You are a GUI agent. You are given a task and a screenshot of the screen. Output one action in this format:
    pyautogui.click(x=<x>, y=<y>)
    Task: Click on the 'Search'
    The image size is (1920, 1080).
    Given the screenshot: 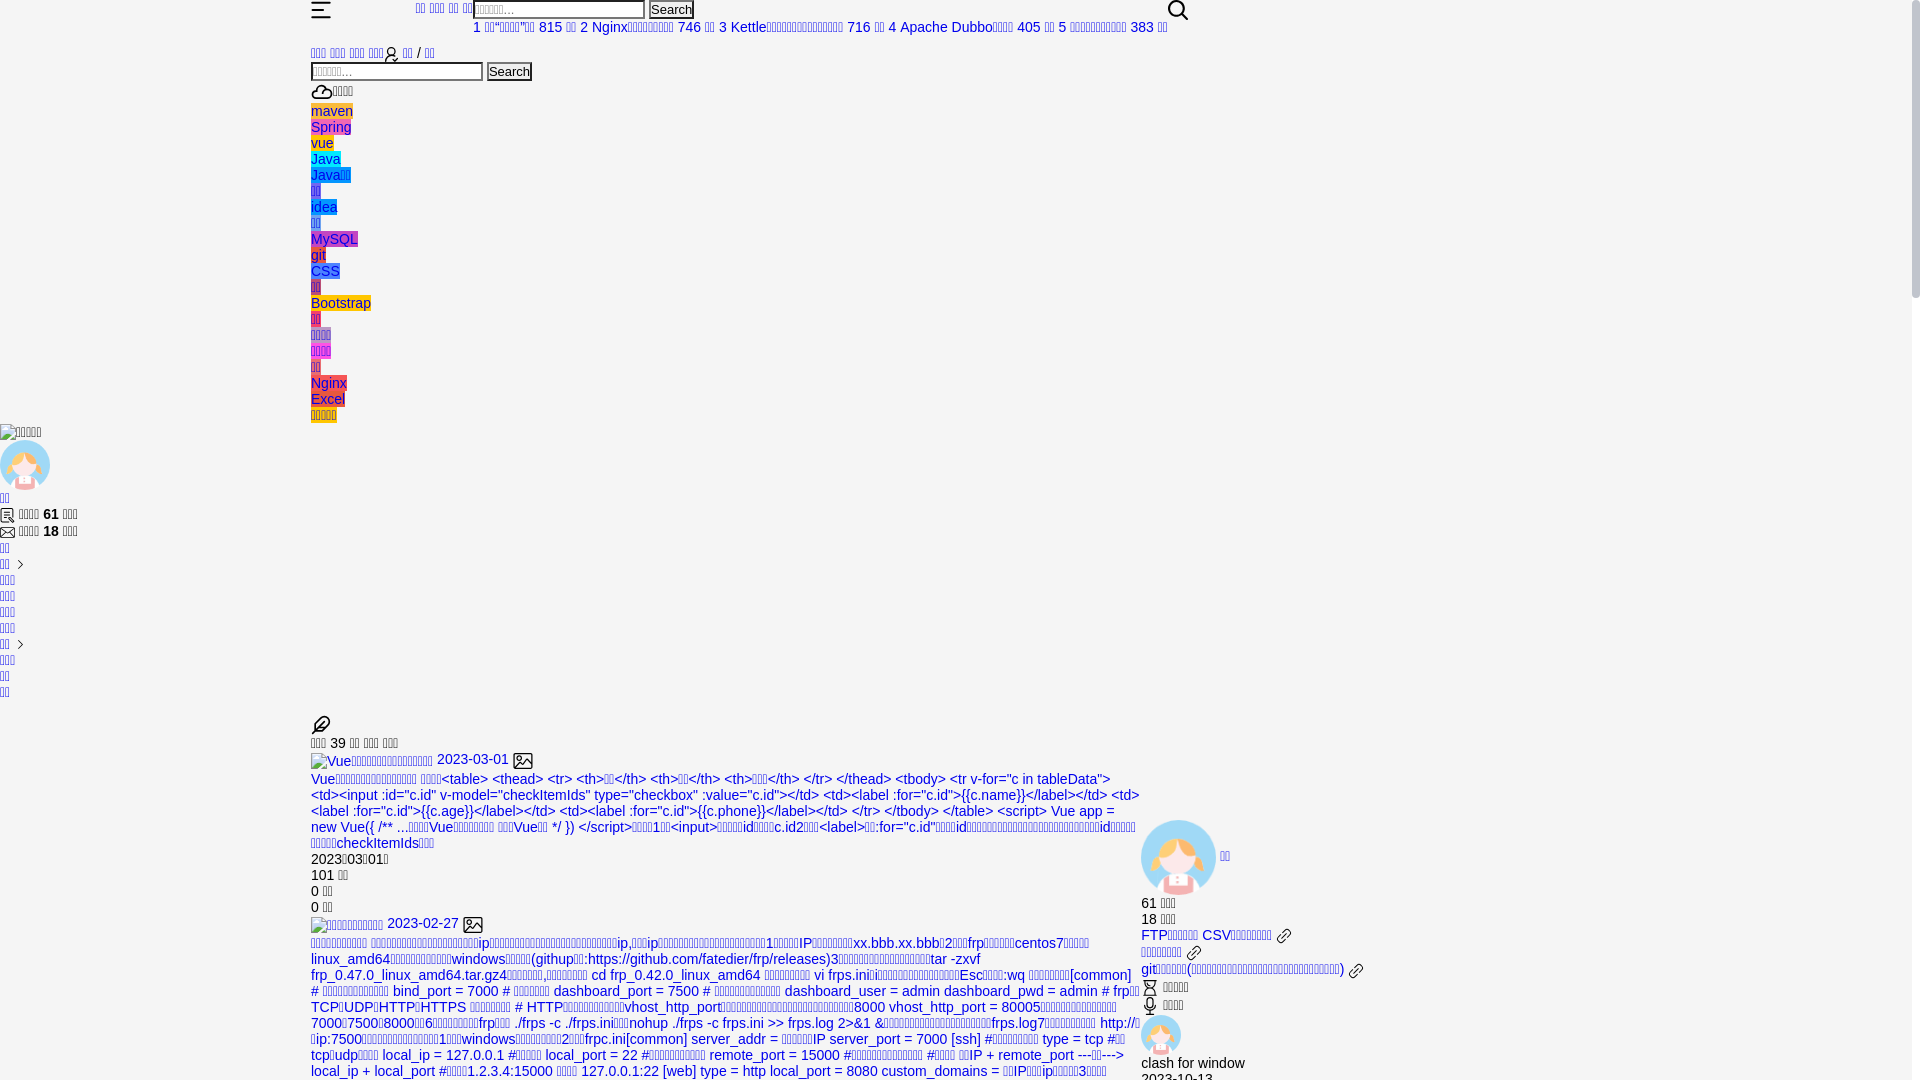 What is the action you would take?
    pyautogui.click(x=509, y=70)
    